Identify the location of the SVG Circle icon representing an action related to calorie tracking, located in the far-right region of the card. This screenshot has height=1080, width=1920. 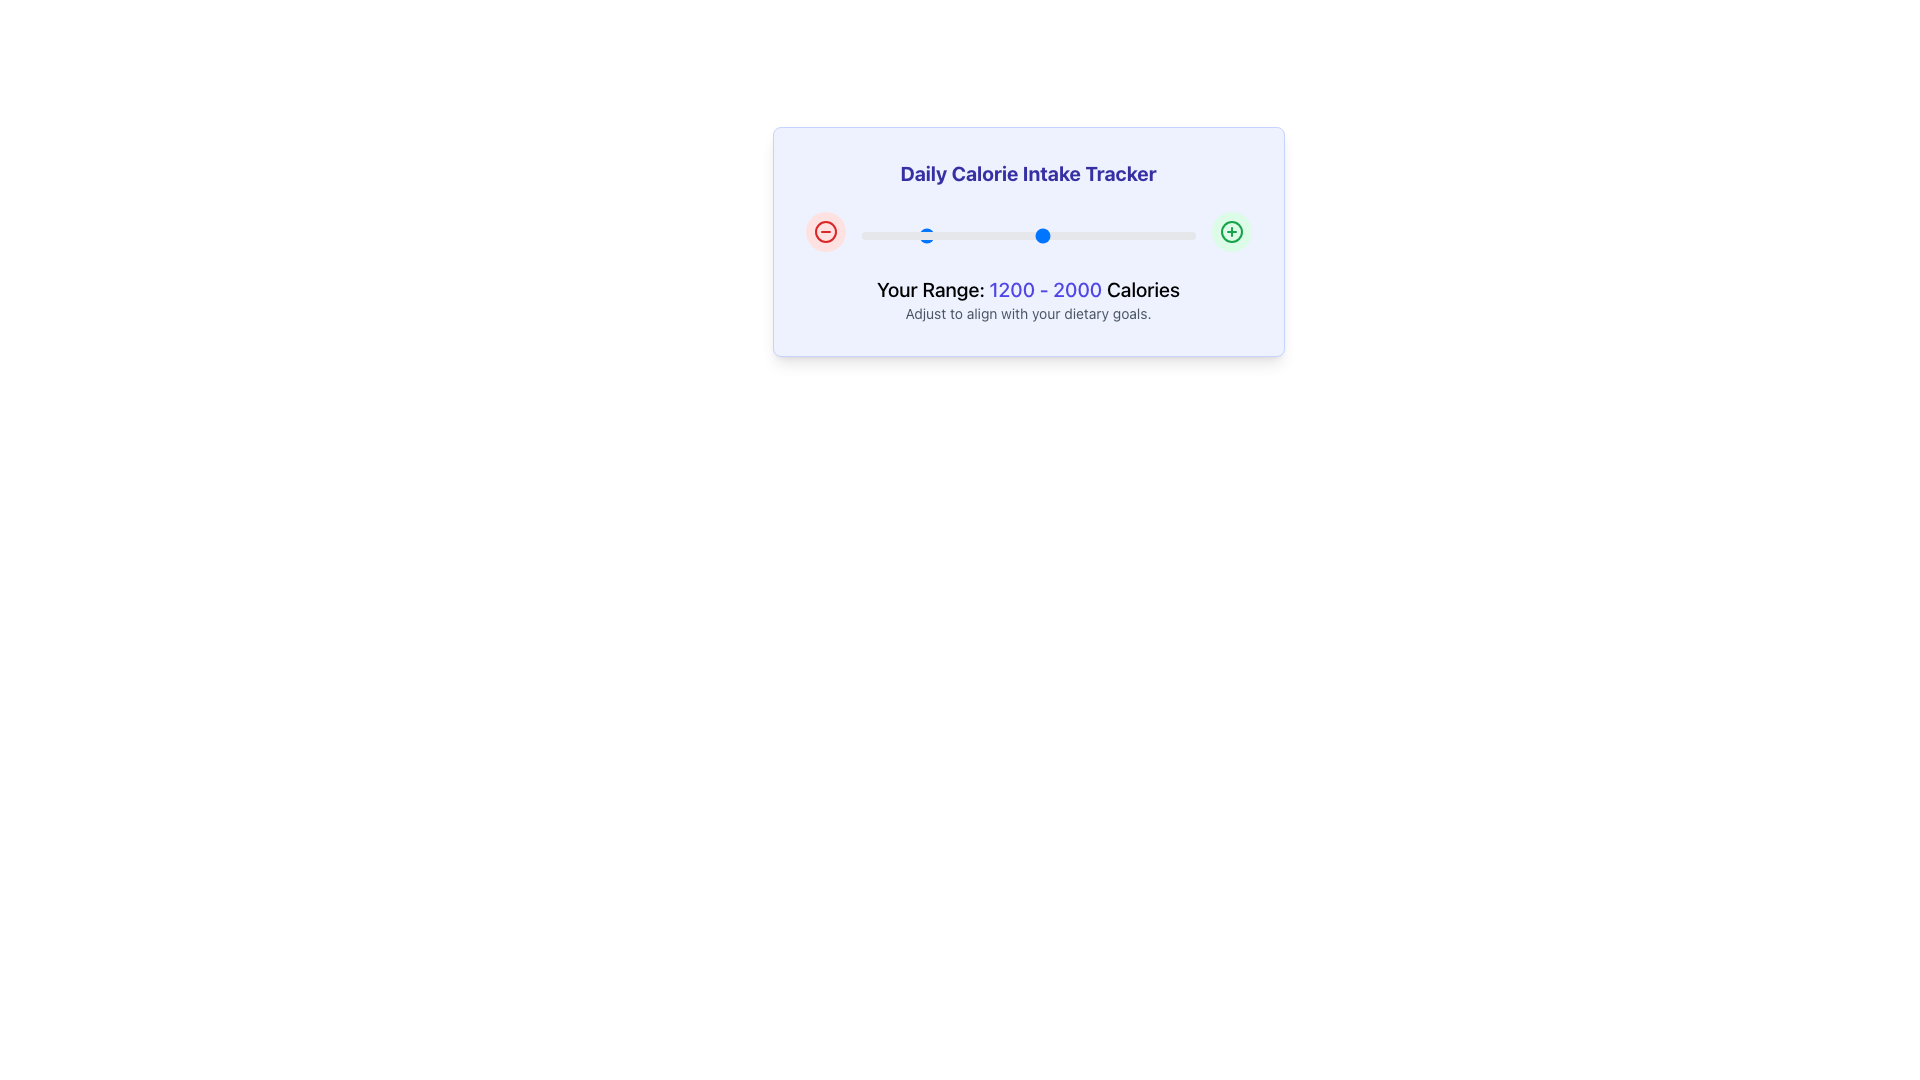
(1230, 230).